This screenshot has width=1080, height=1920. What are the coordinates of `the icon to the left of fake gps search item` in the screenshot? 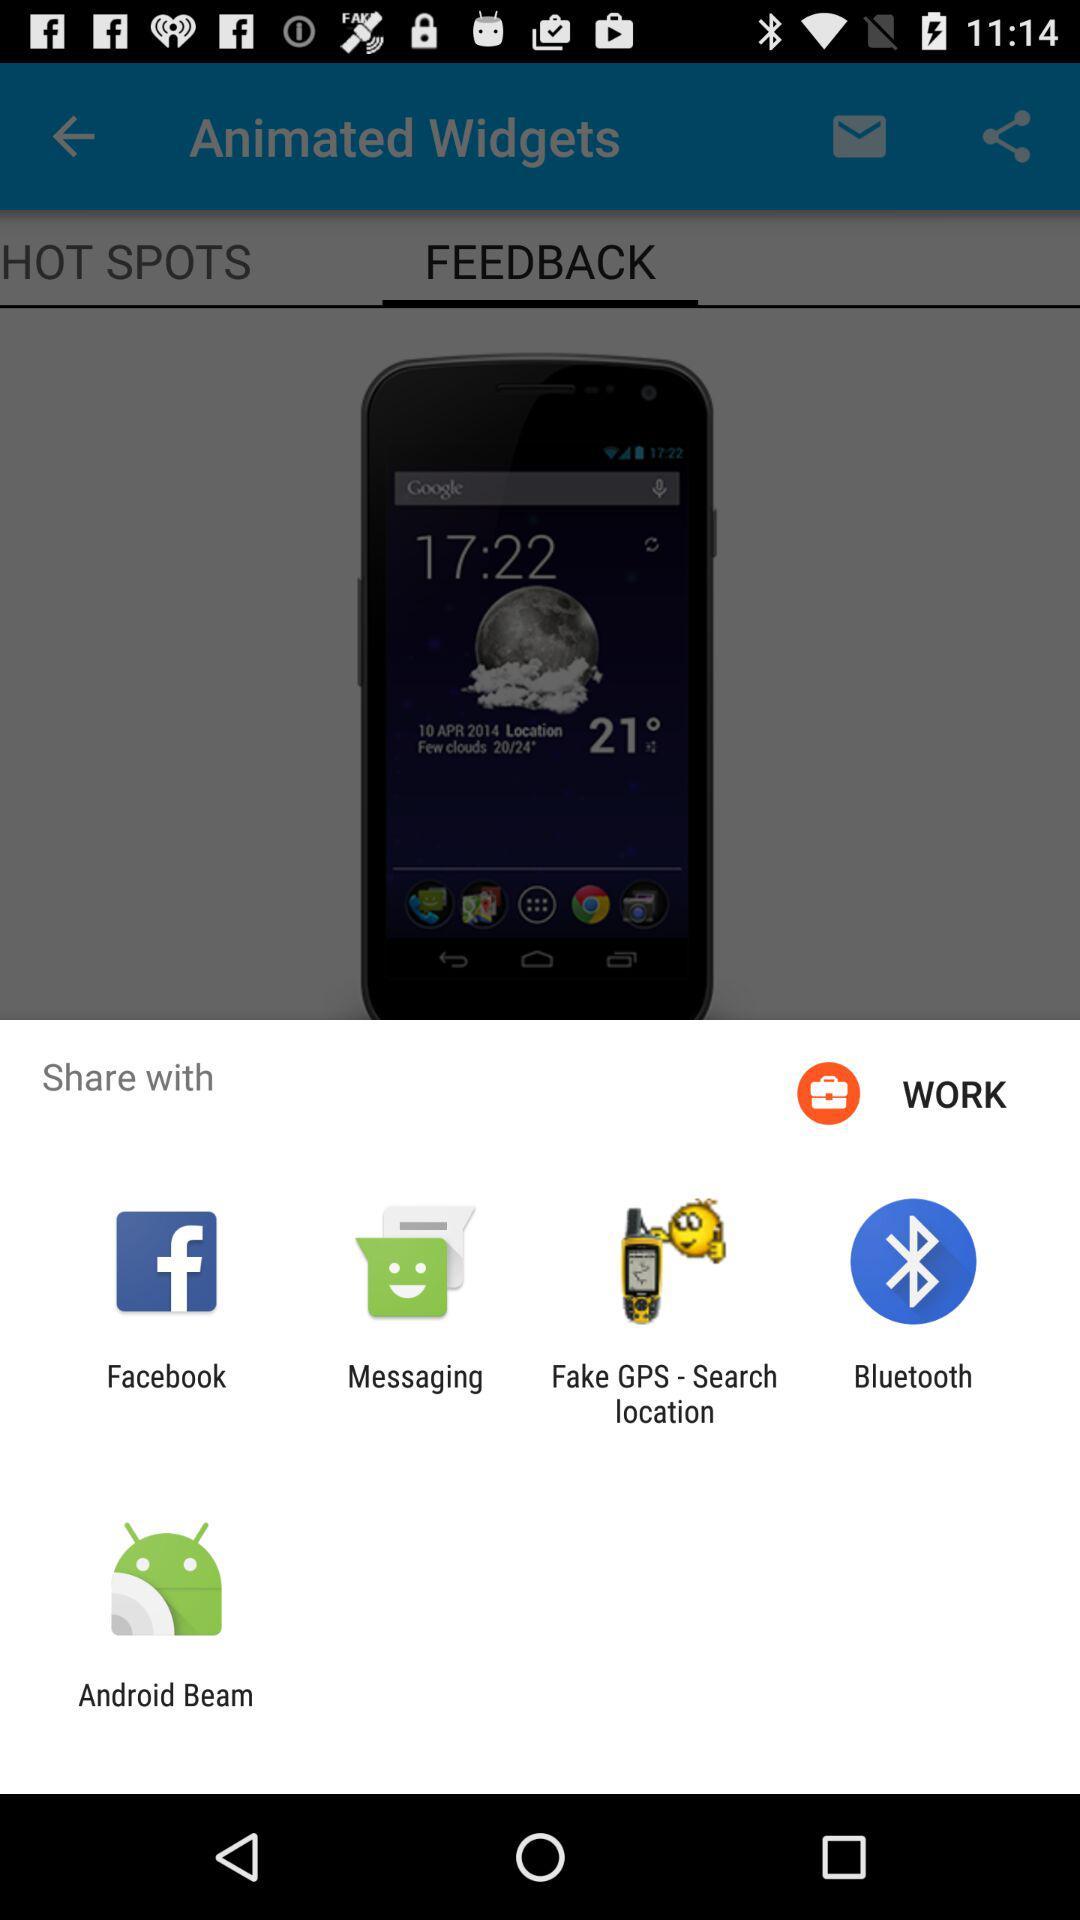 It's located at (414, 1392).